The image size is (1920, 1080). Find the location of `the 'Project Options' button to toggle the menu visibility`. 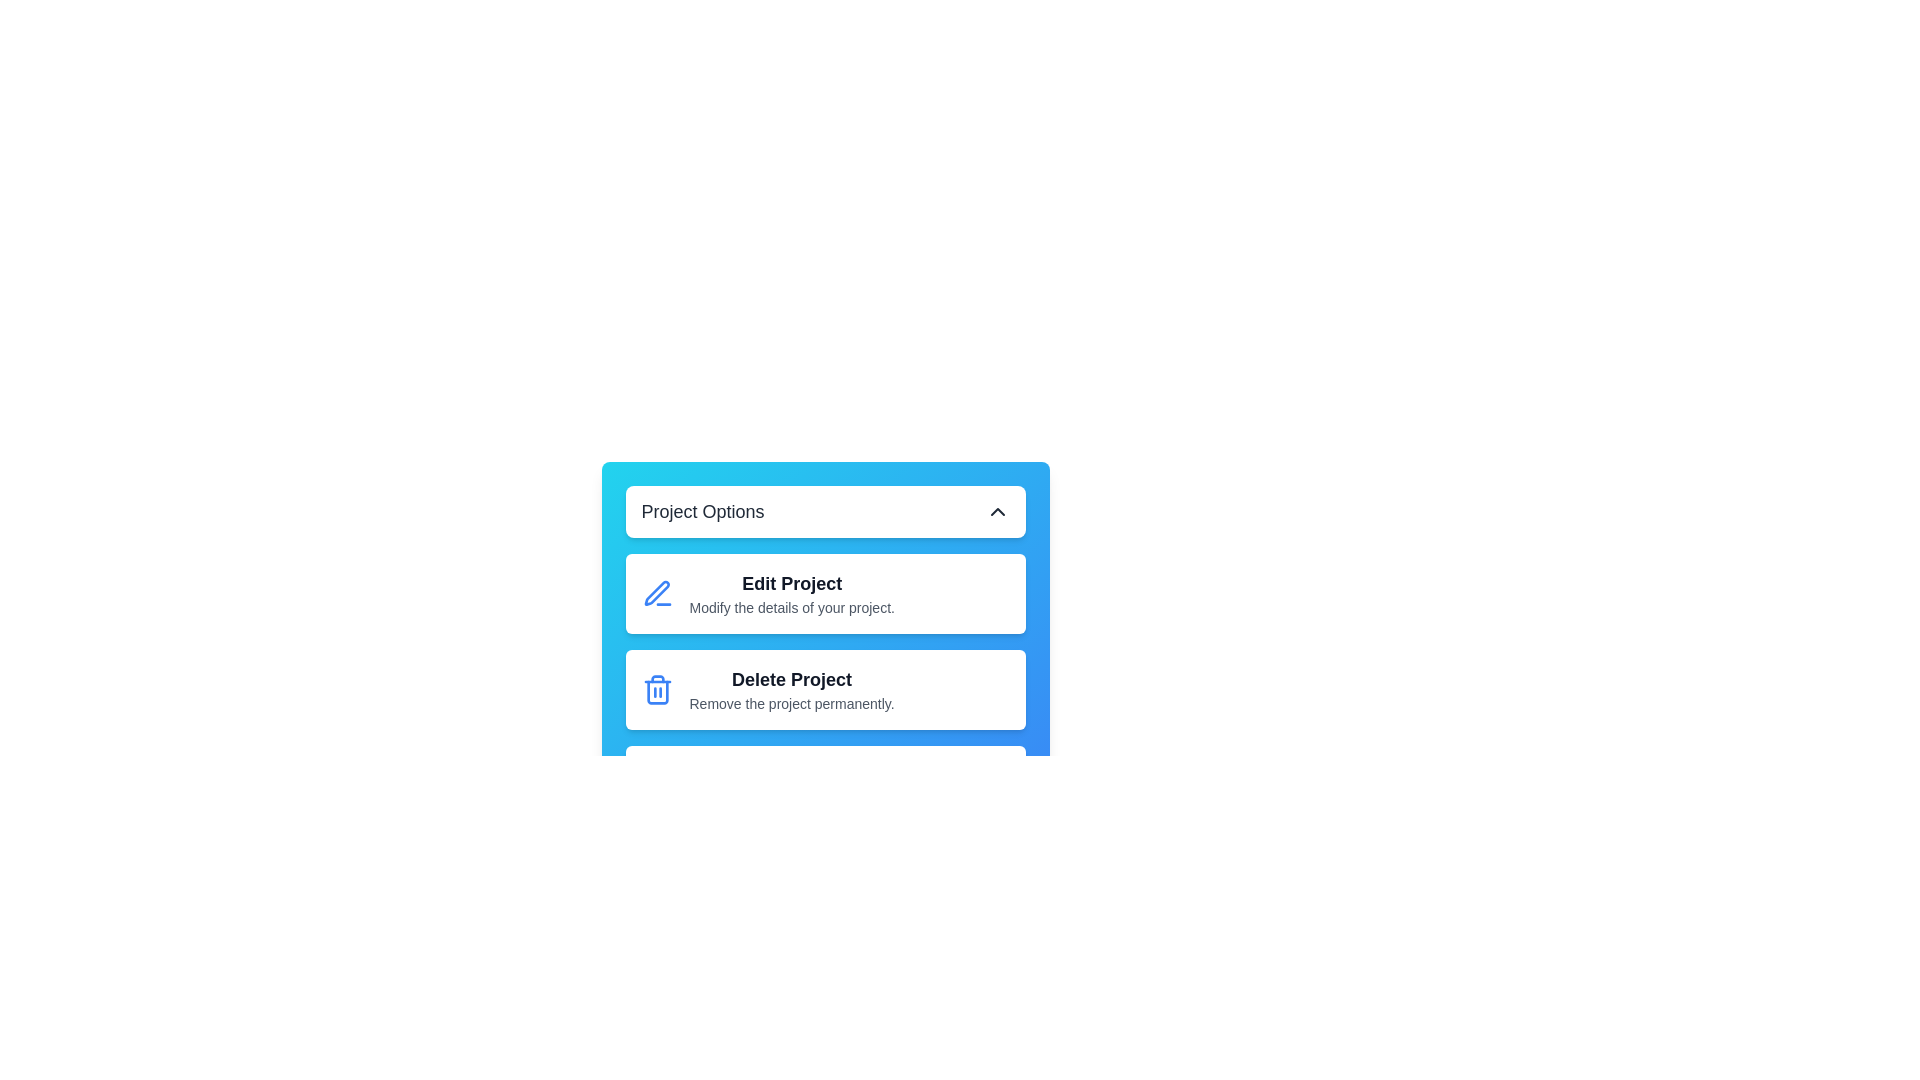

the 'Project Options' button to toggle the menu visibility is located at coordinates (825, 511).